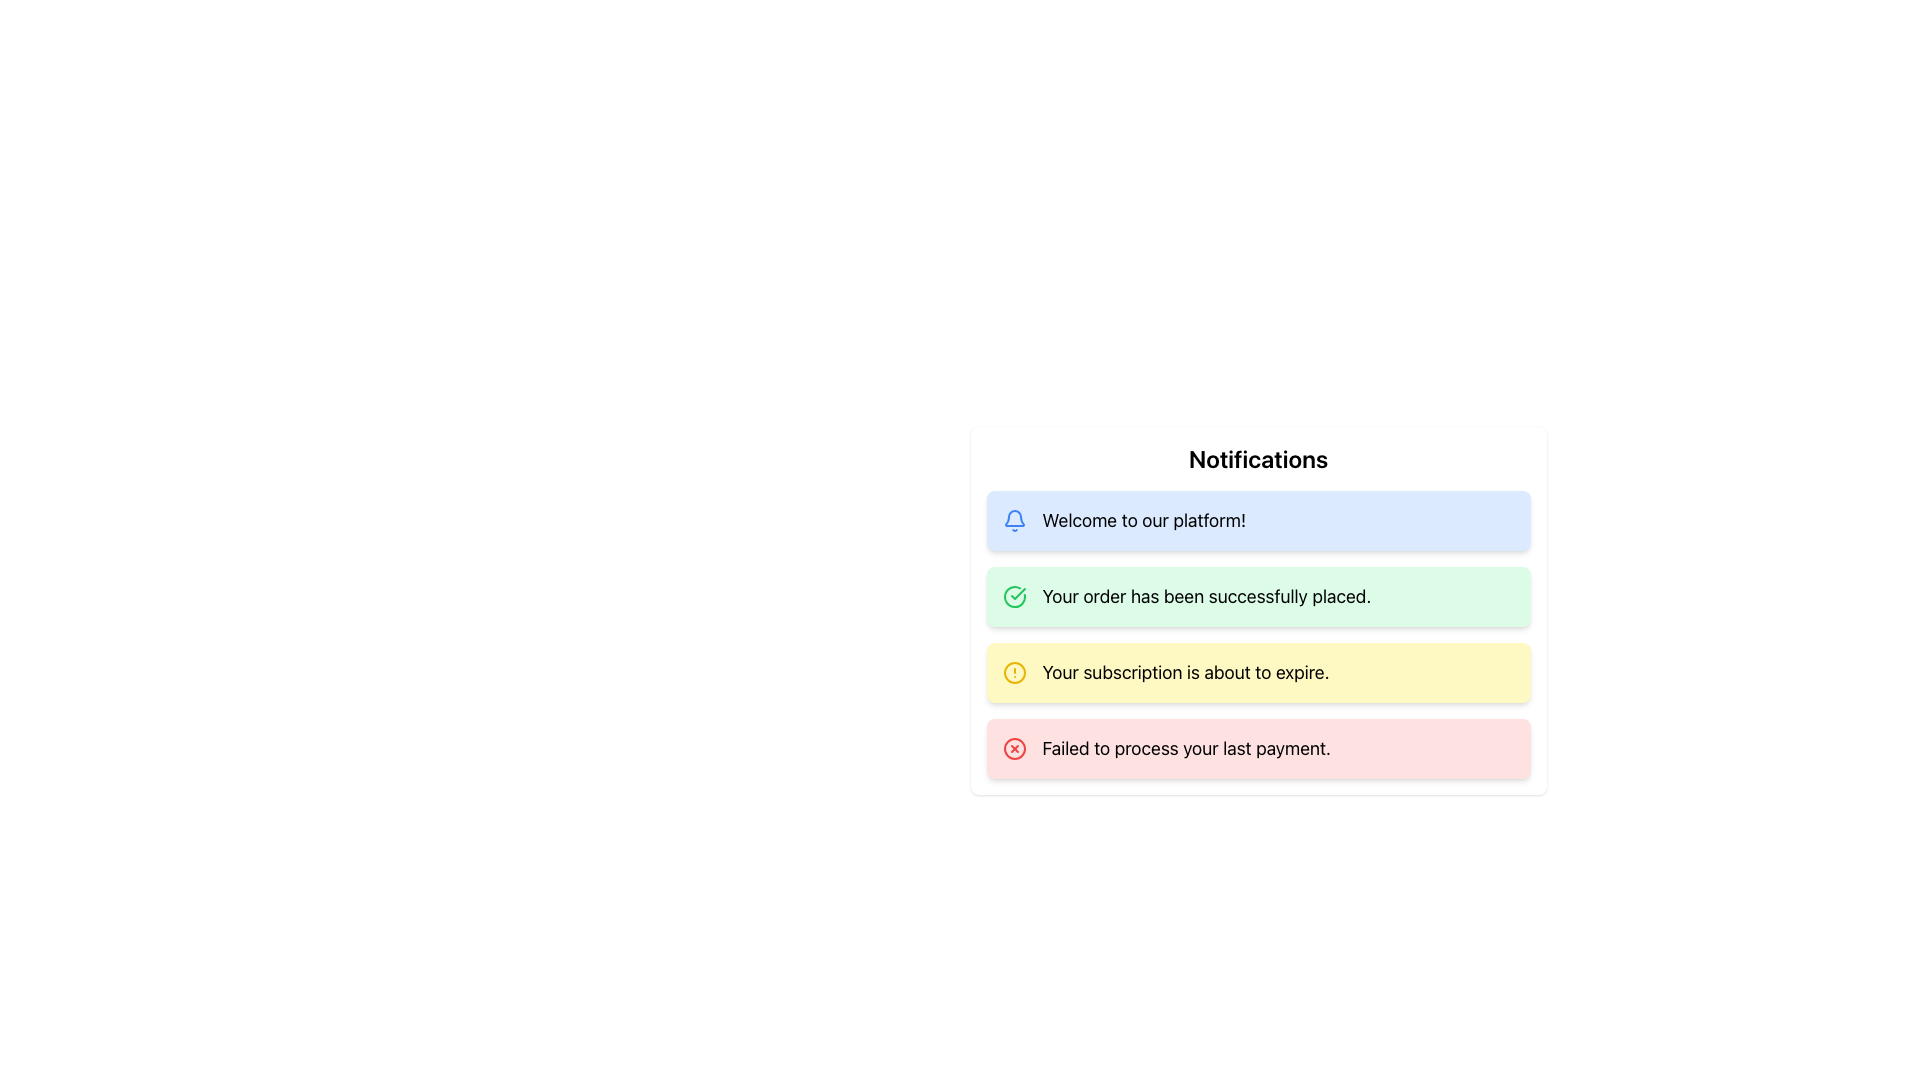 The width and height of the screenshot is (1920, 1080). I want to click on text content of the notification box with a red background that says 'Failed to process your last payment.', so click(1257, 748).